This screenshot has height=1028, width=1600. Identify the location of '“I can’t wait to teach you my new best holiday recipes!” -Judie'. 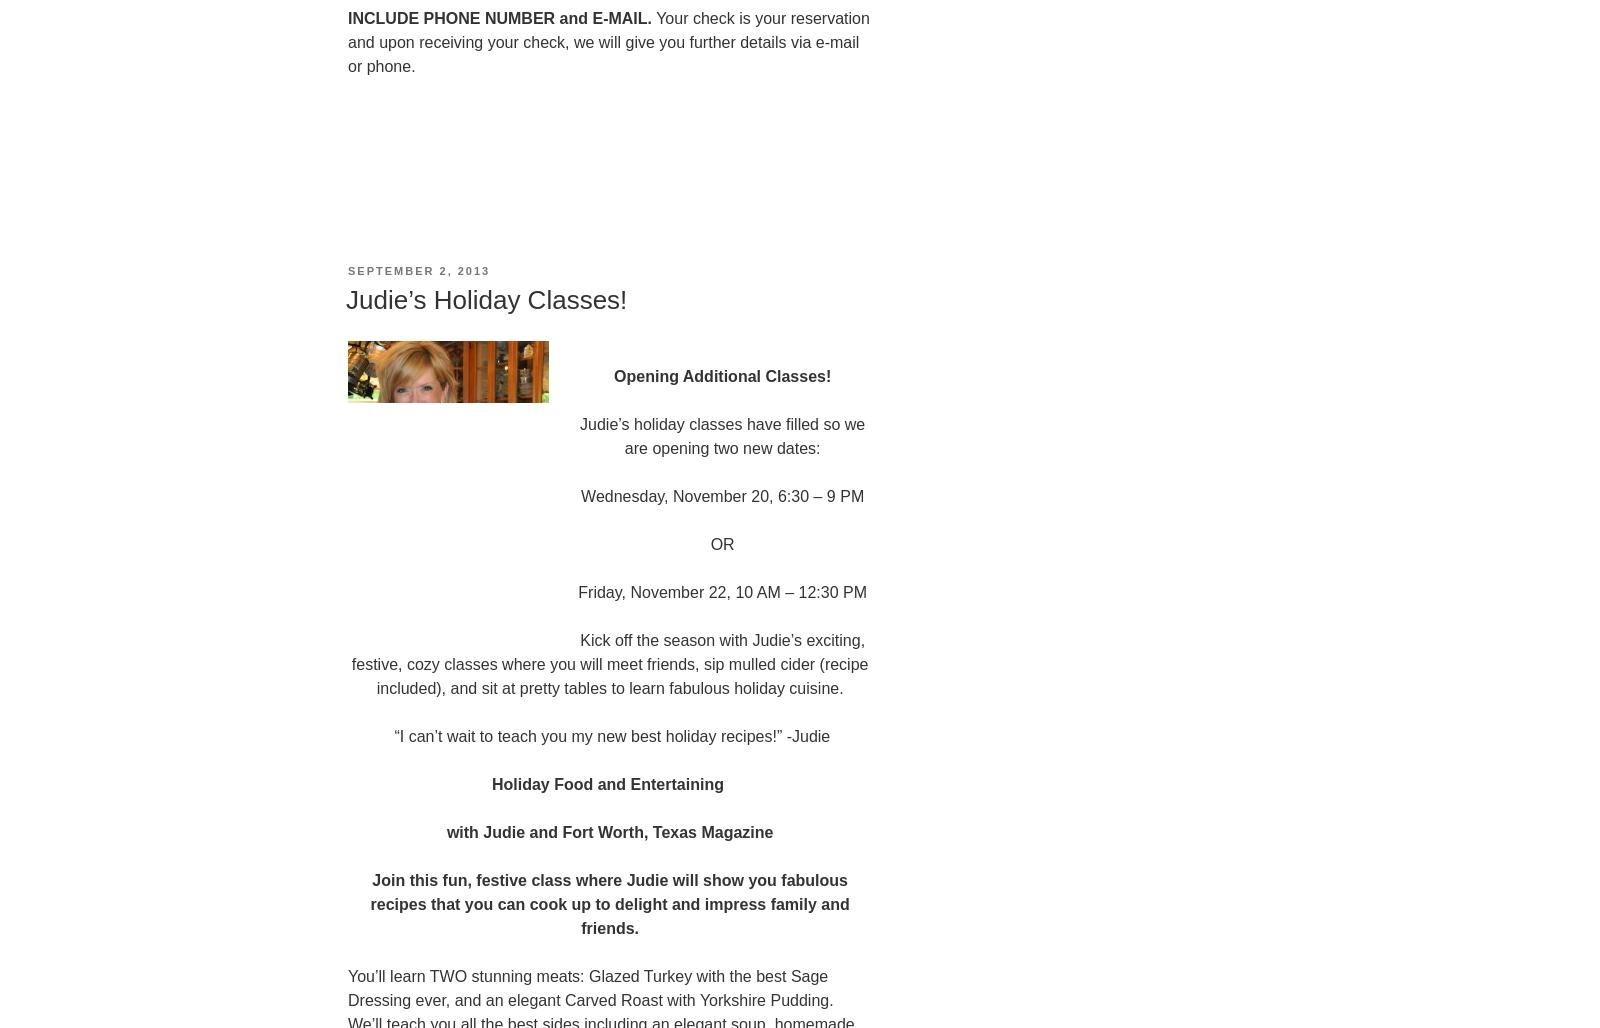
(610, 734).